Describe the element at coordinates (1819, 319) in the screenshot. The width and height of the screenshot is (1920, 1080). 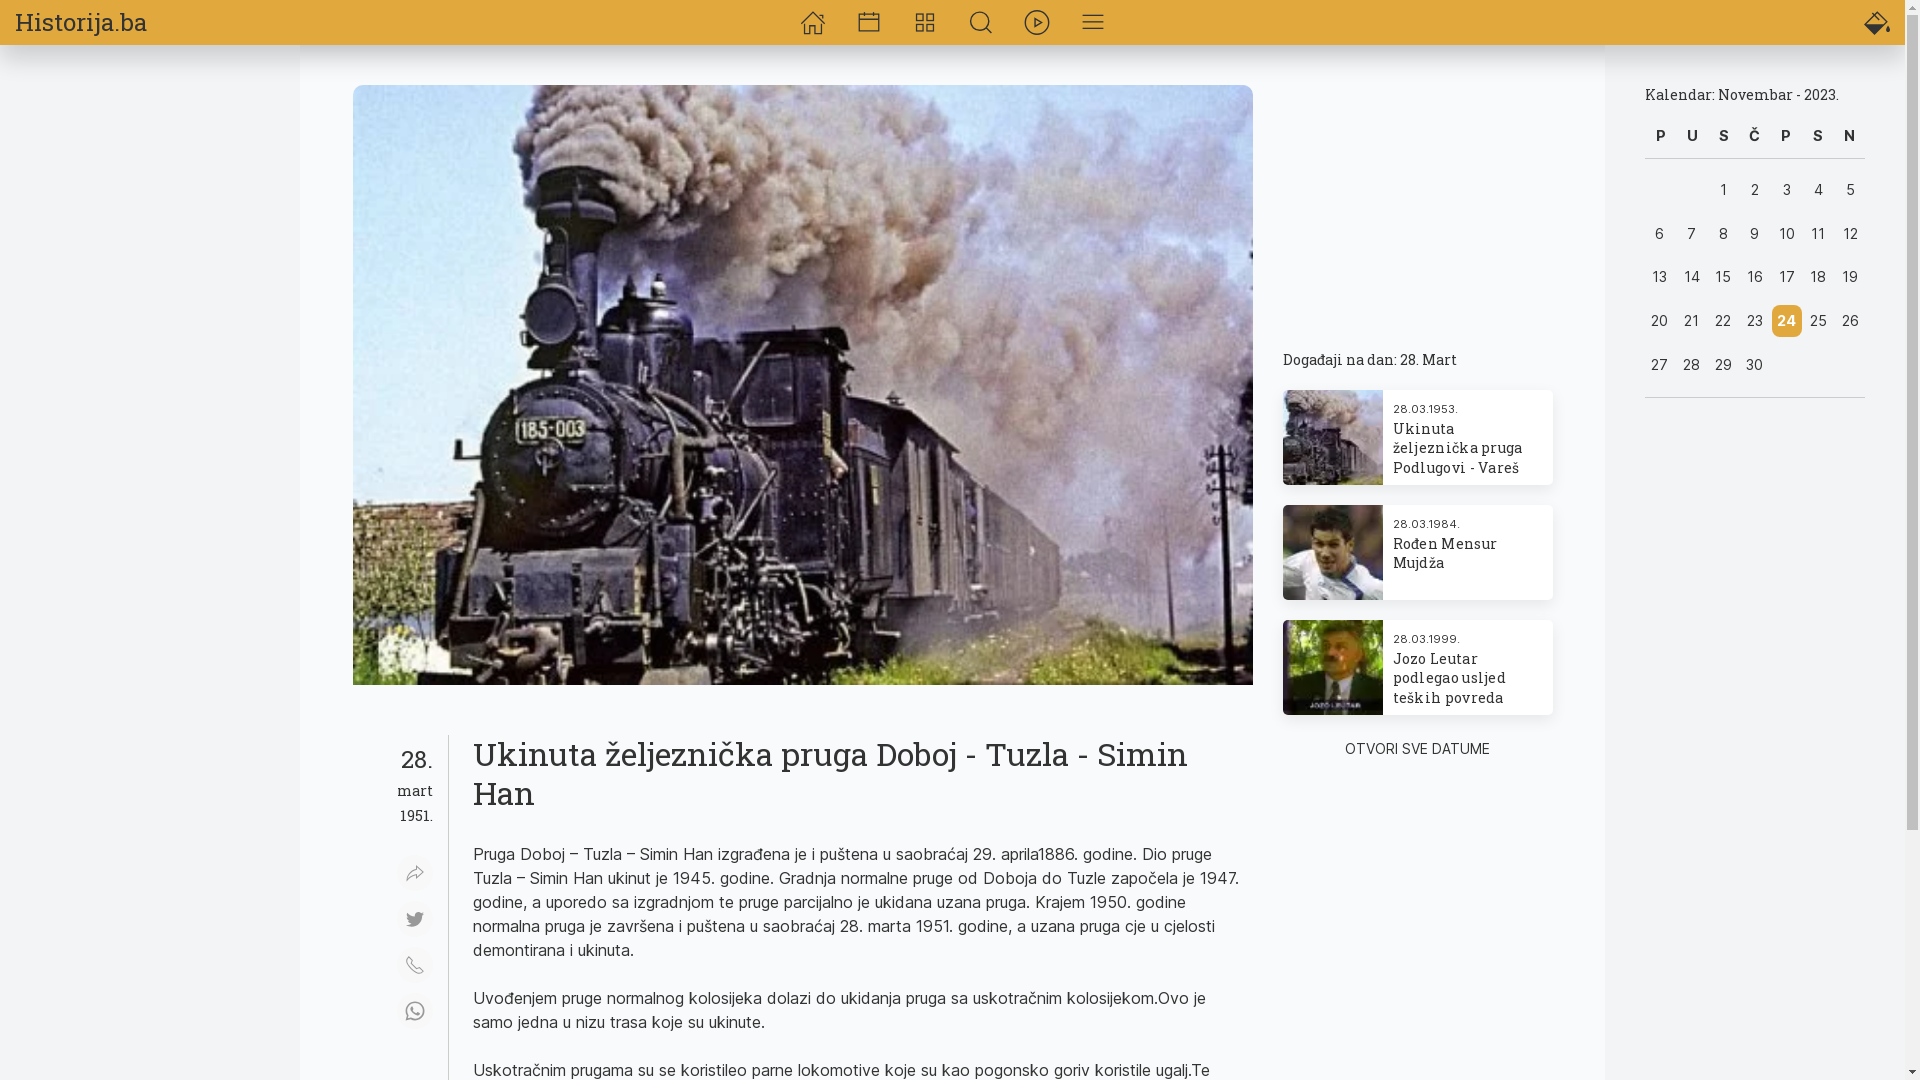
I see `'25'` at that location.